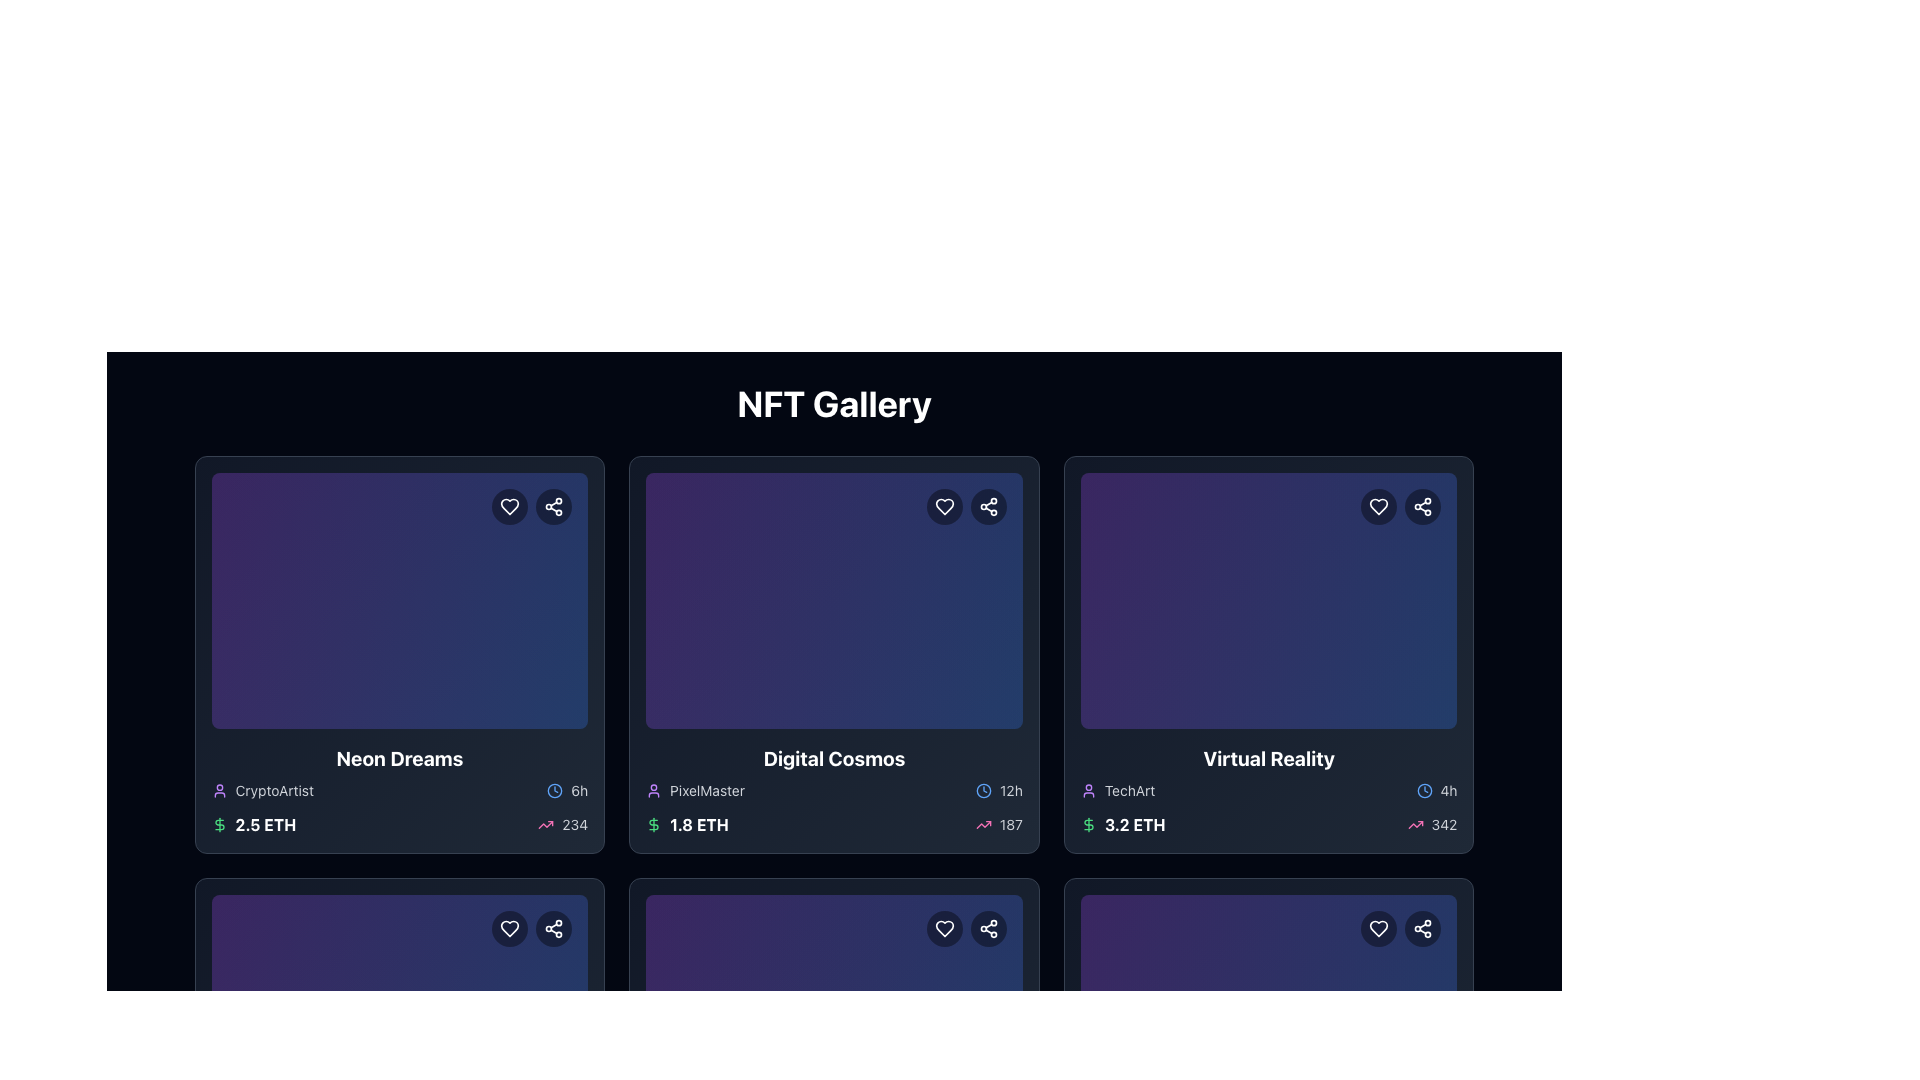 Image resolution: width=1920 pixels, height=1080 pixels. What do you see at coordinates (999, 825) in the screenshot?
I see `the pink trending-up icon with the numeric text '187' on the 'Digital Cosmos' card located in the second column of the first row of the grid` at bounding box center [999, 825].